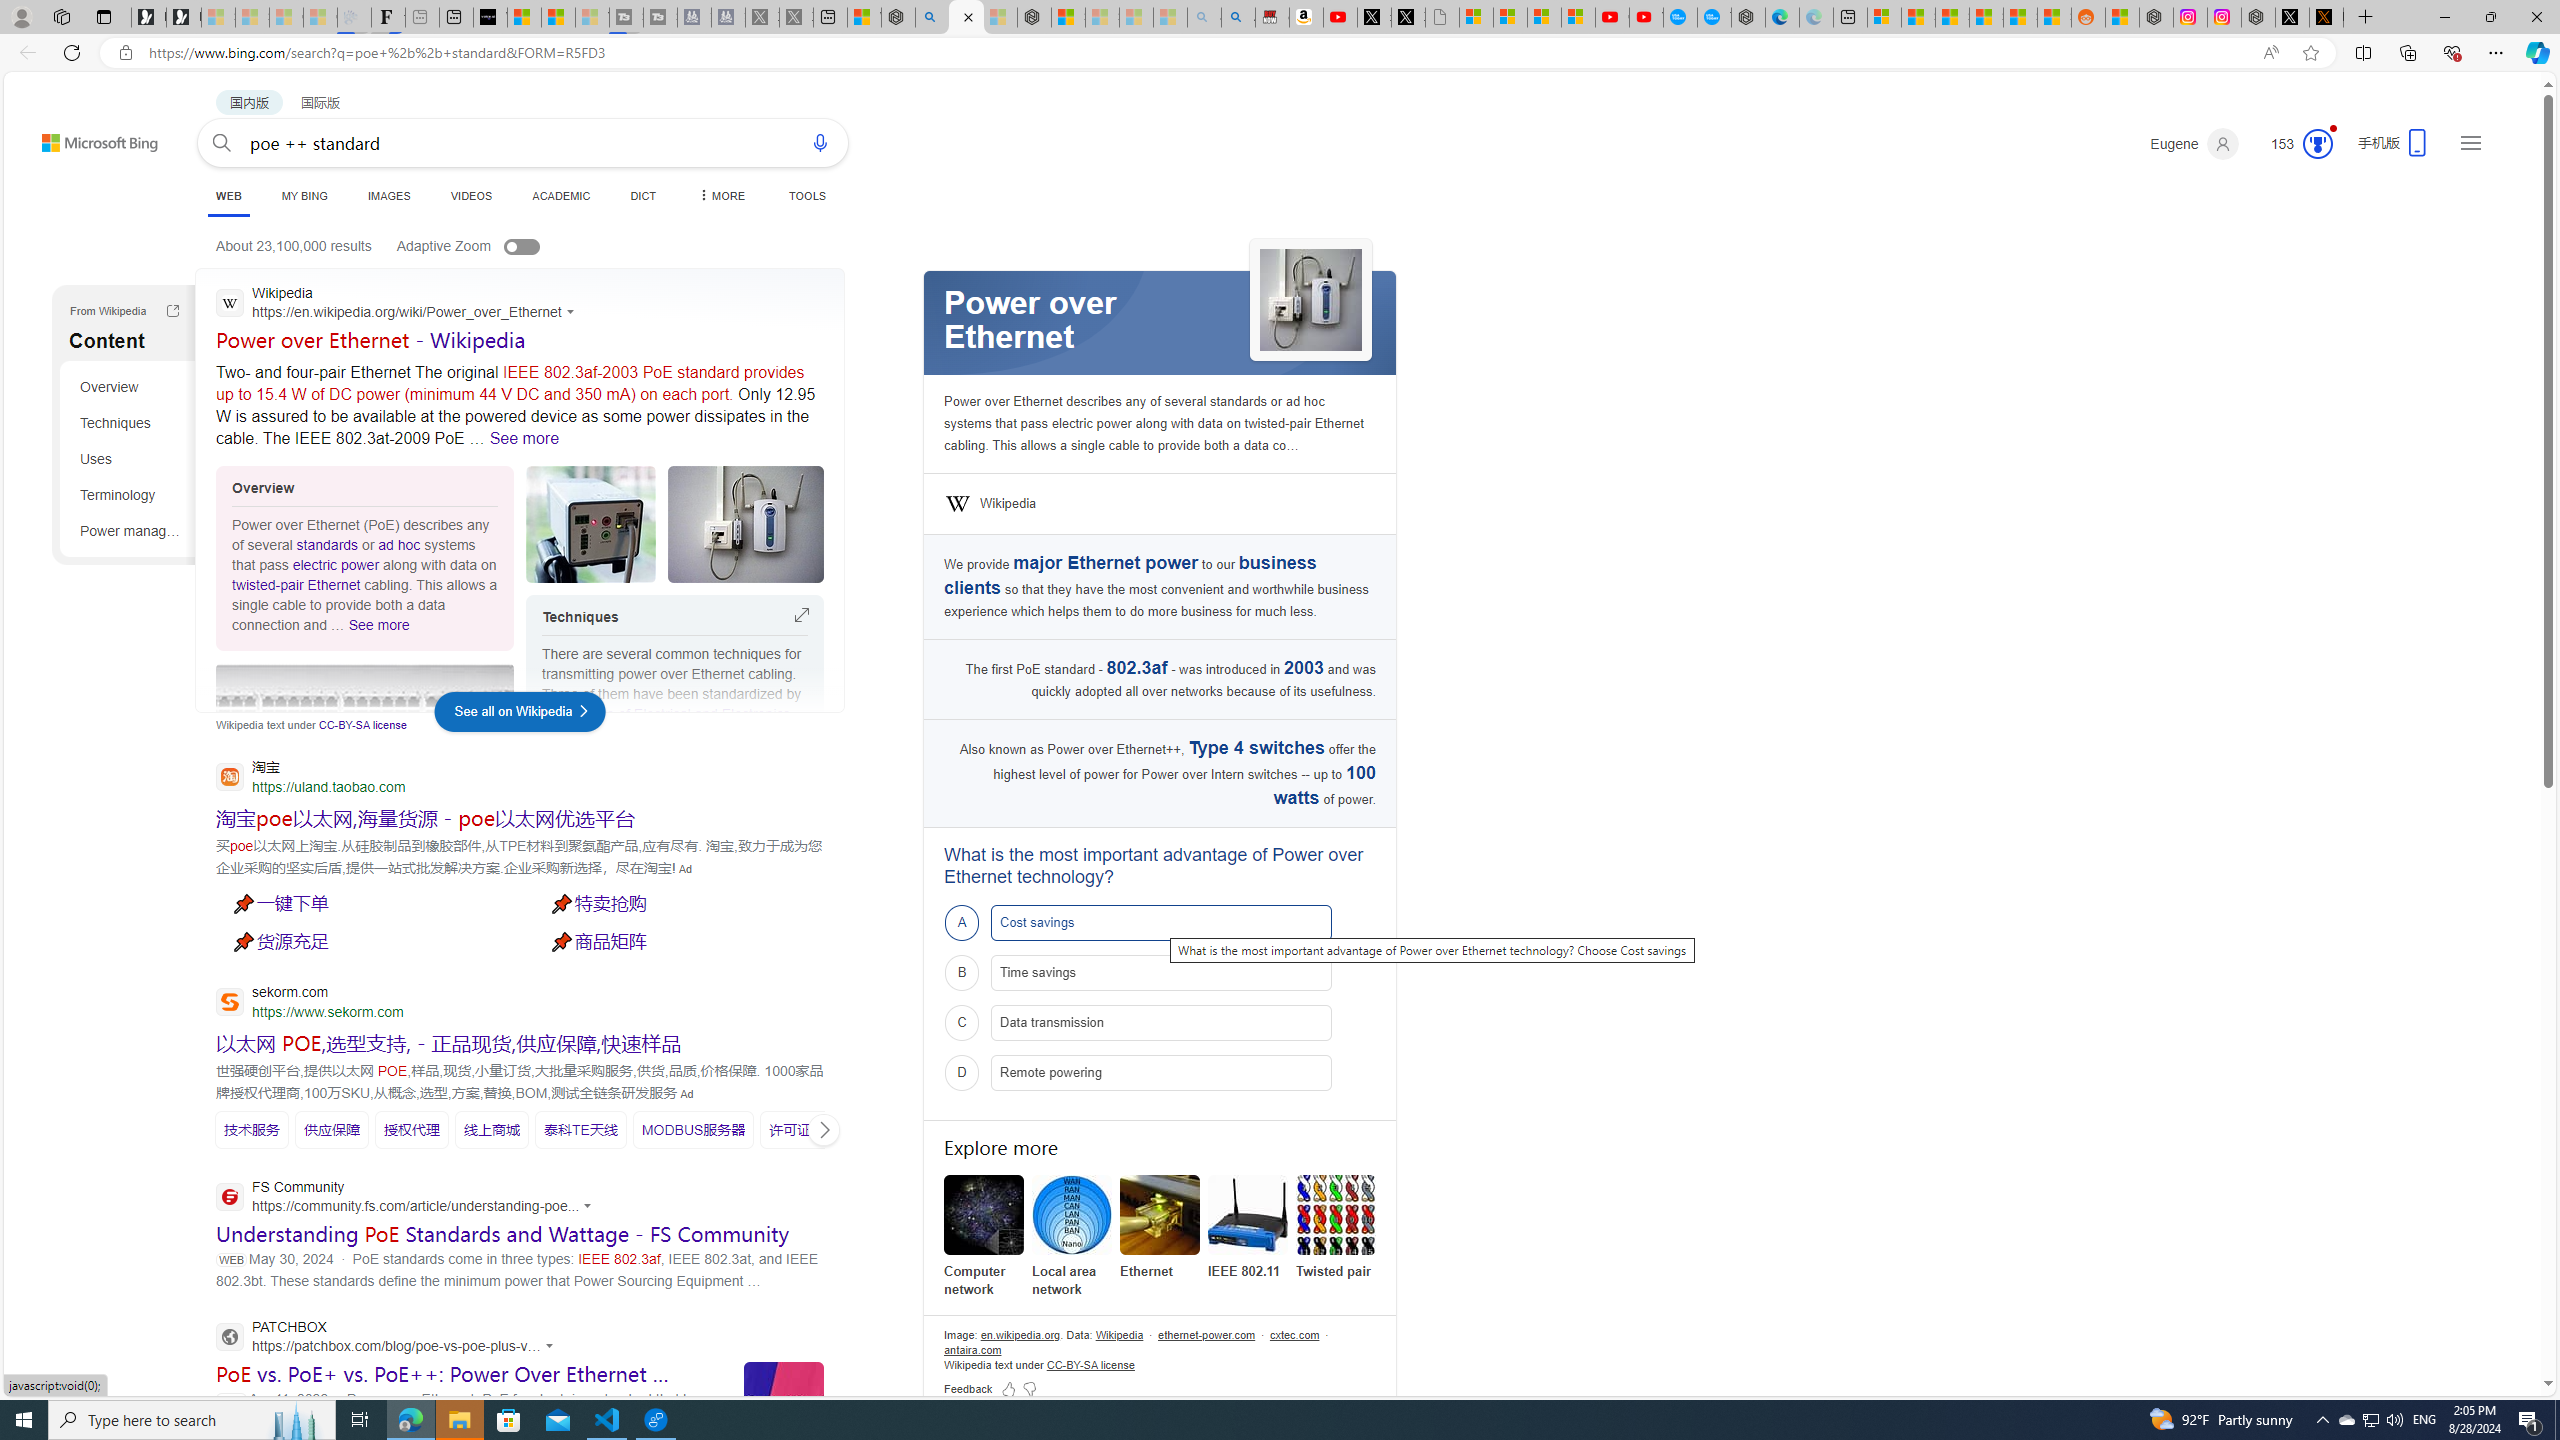 The image size is (2560, 1440). I want to click on 'Microsoft Rewards 153', so click(2292, 143).